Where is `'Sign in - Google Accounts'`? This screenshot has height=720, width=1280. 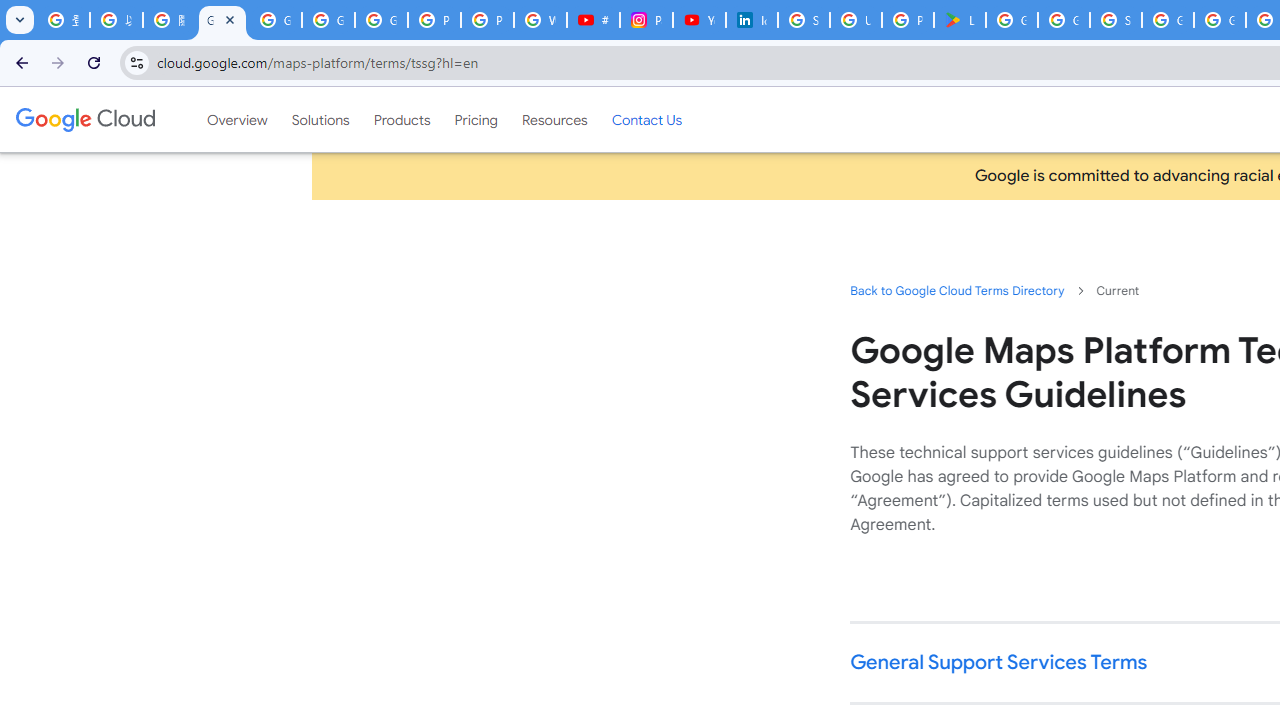
'Sign in - Google Accounts' is located at coordinates (1115, 20).